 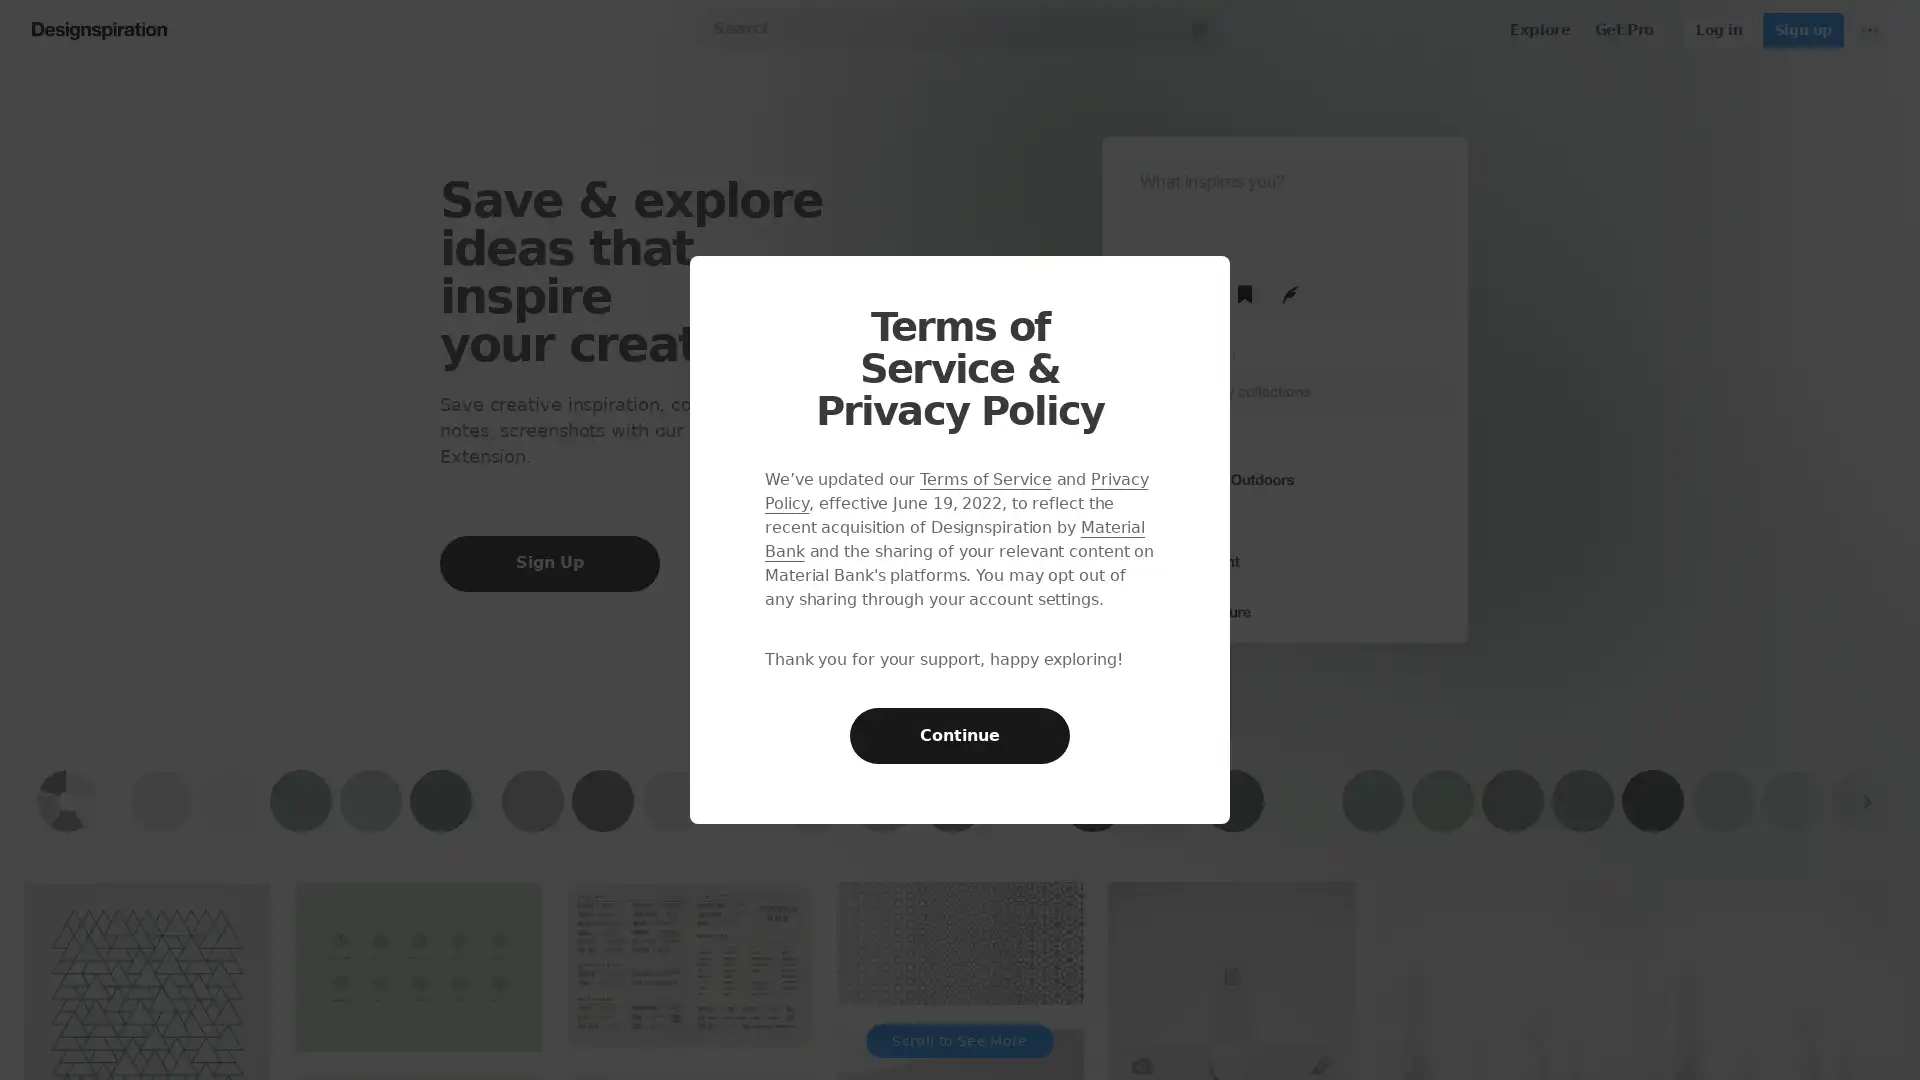 What do you see at coordinates (960, 736) in the screenshot?
I see `Continue` at bounding box center [960, 736].